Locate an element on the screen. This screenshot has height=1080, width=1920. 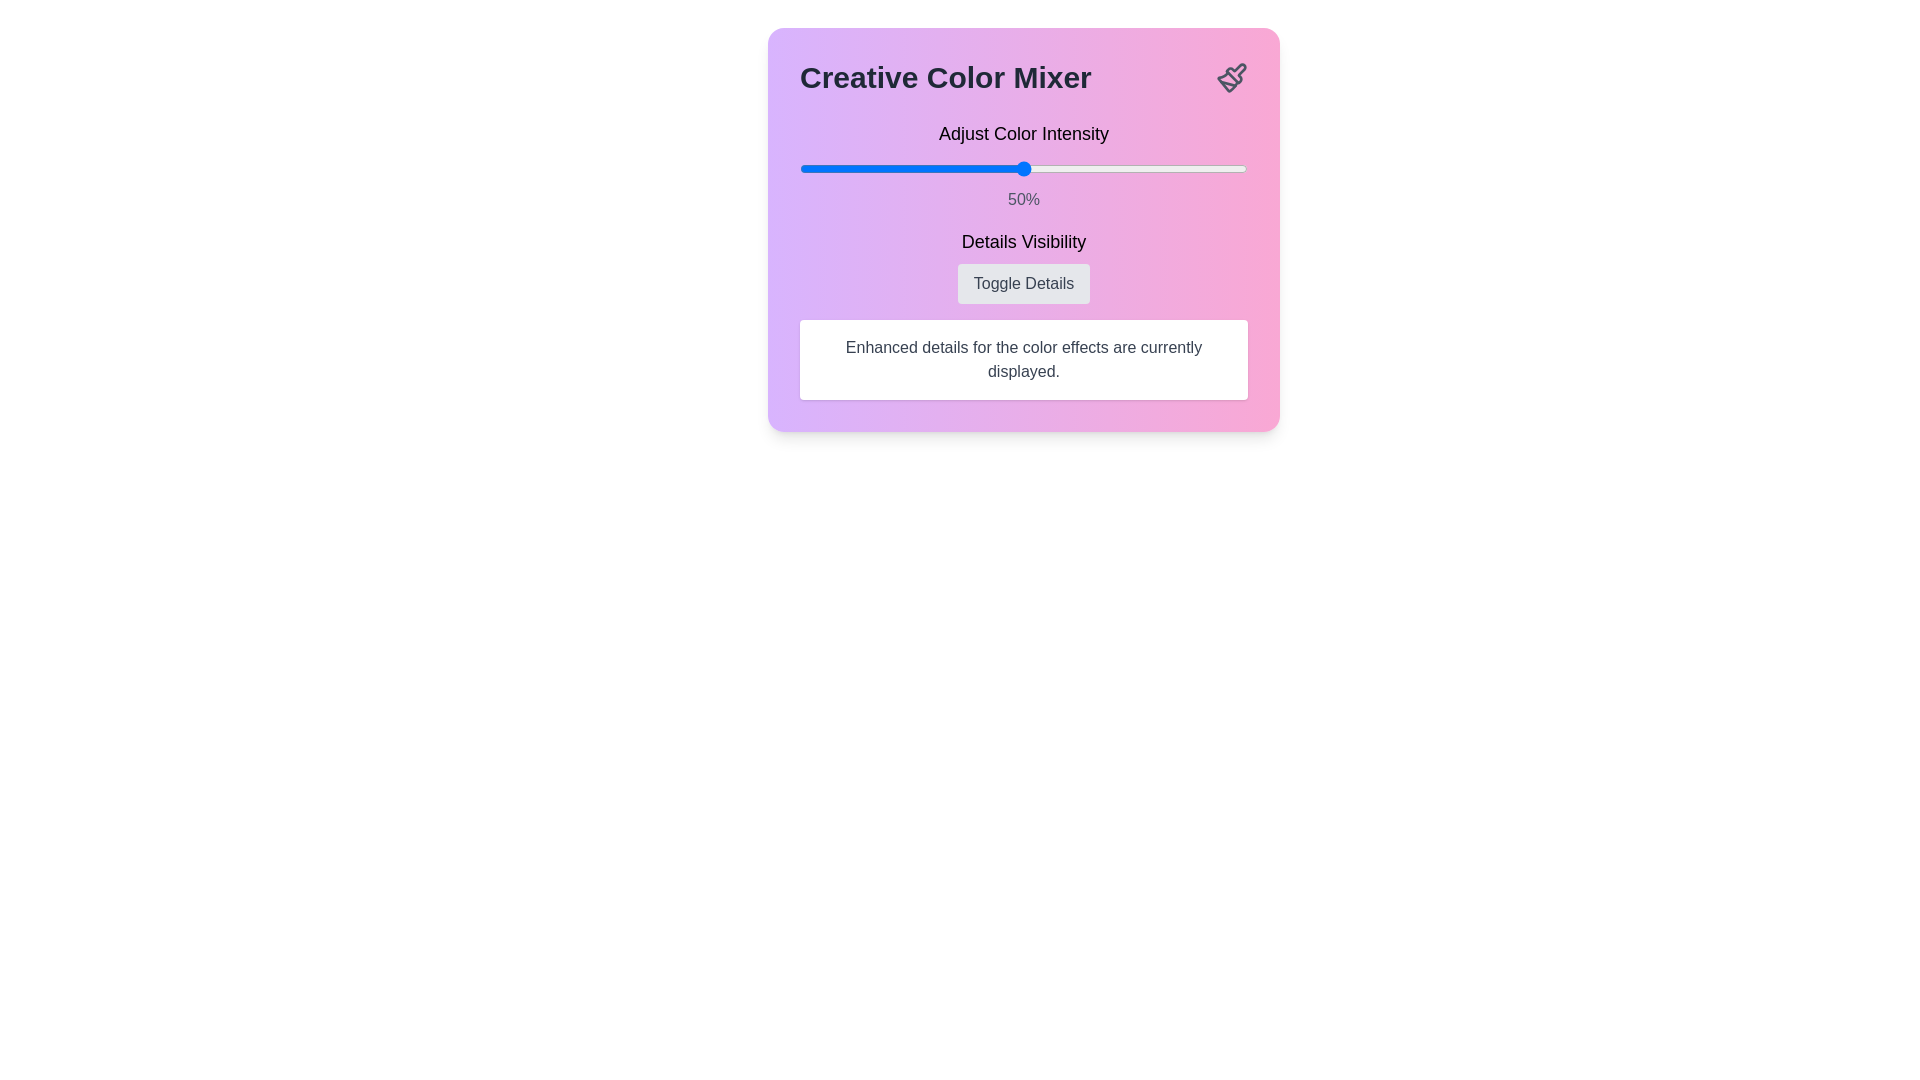
the color intensity is located at coordinates (901, 168).